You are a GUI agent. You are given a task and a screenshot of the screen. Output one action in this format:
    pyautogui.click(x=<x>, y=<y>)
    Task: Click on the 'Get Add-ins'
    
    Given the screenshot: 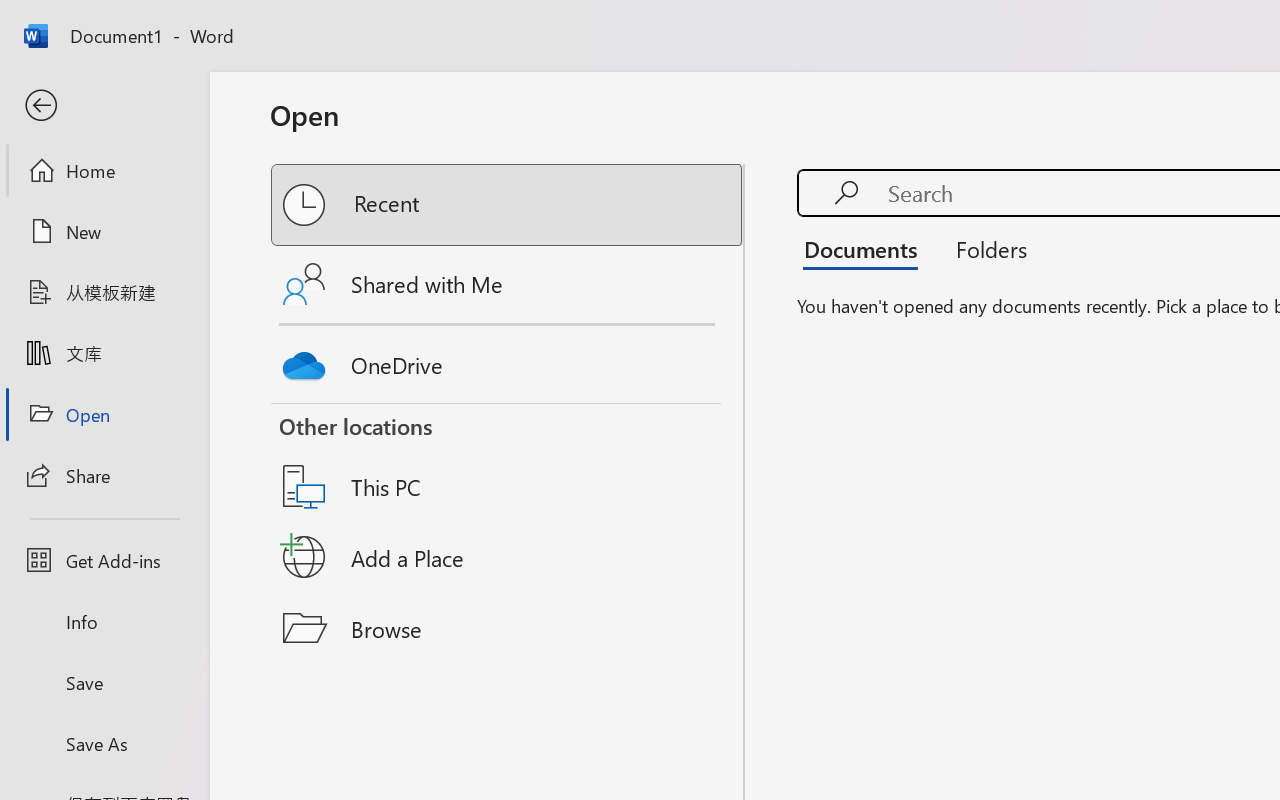 What is the action you would take?
    pyautogui.click(x=103, y=560)
    